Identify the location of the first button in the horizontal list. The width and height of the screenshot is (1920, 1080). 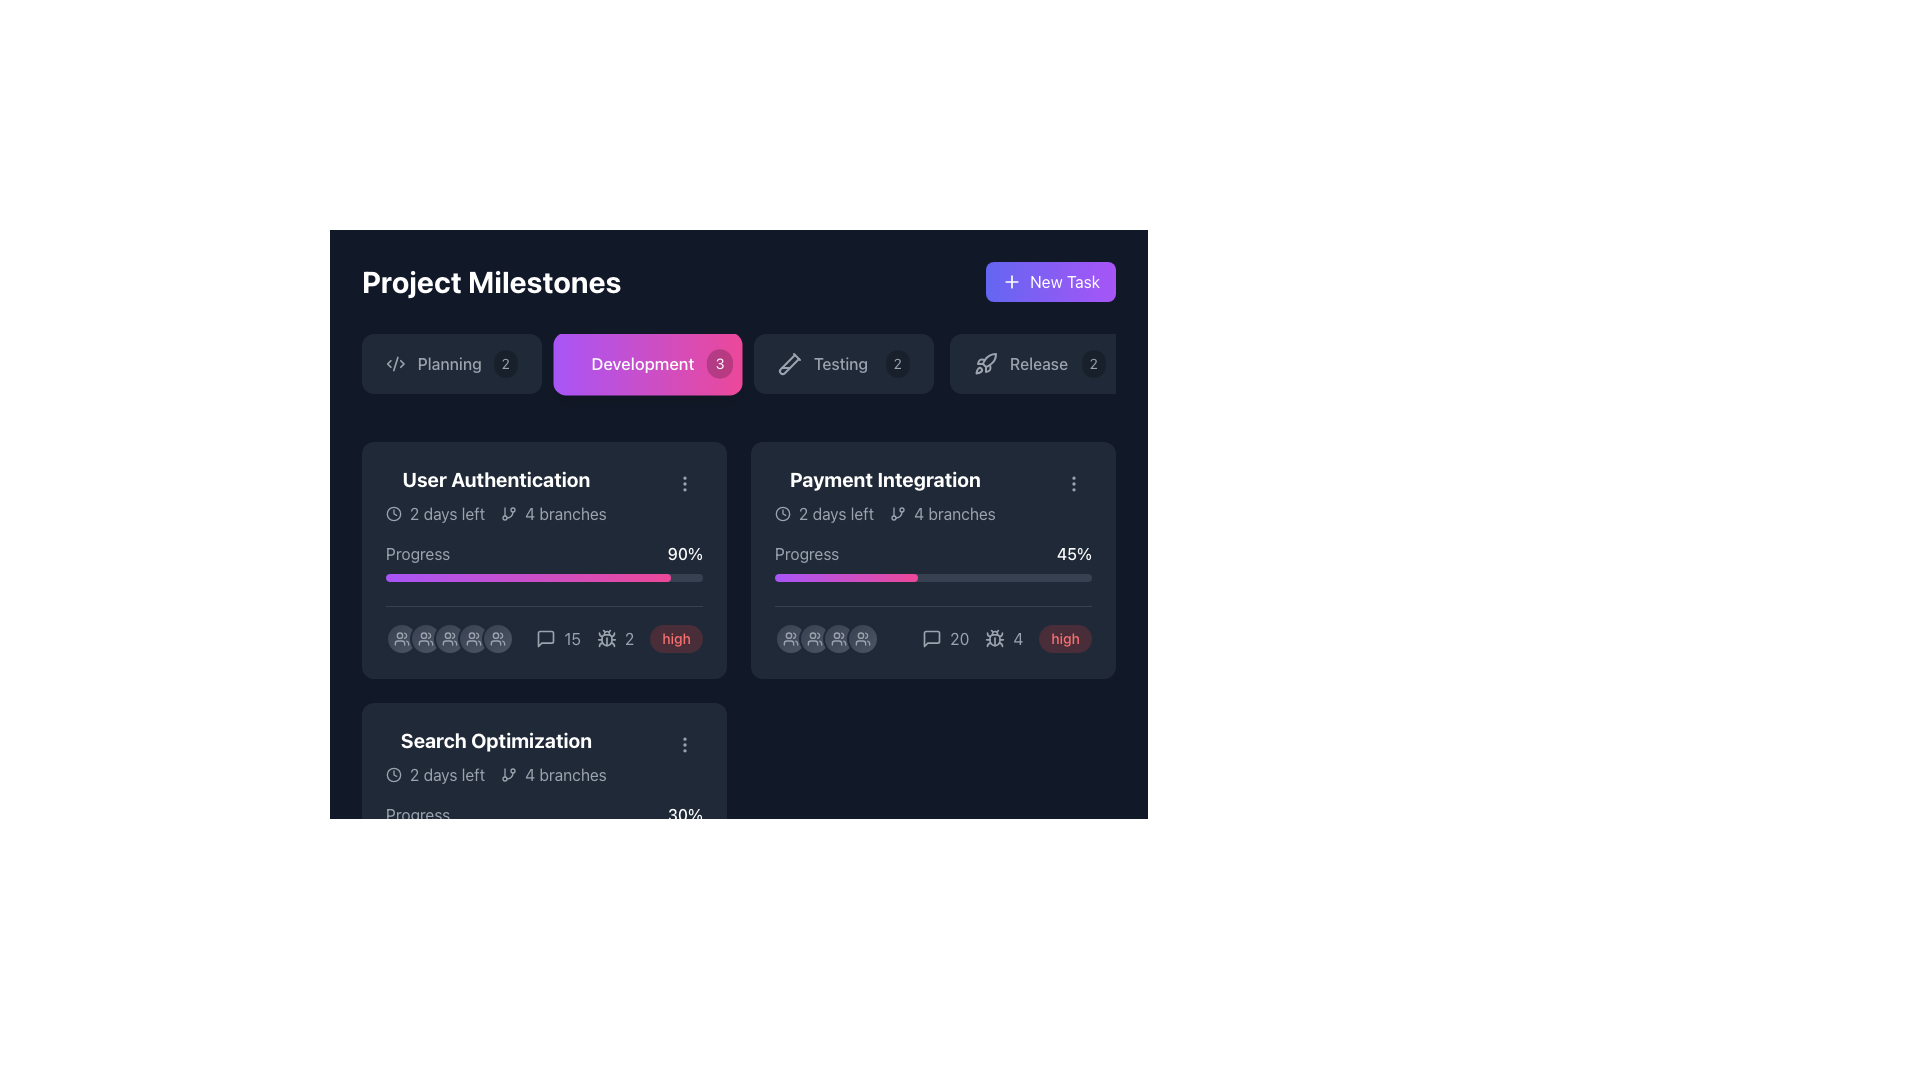
(450, 363).